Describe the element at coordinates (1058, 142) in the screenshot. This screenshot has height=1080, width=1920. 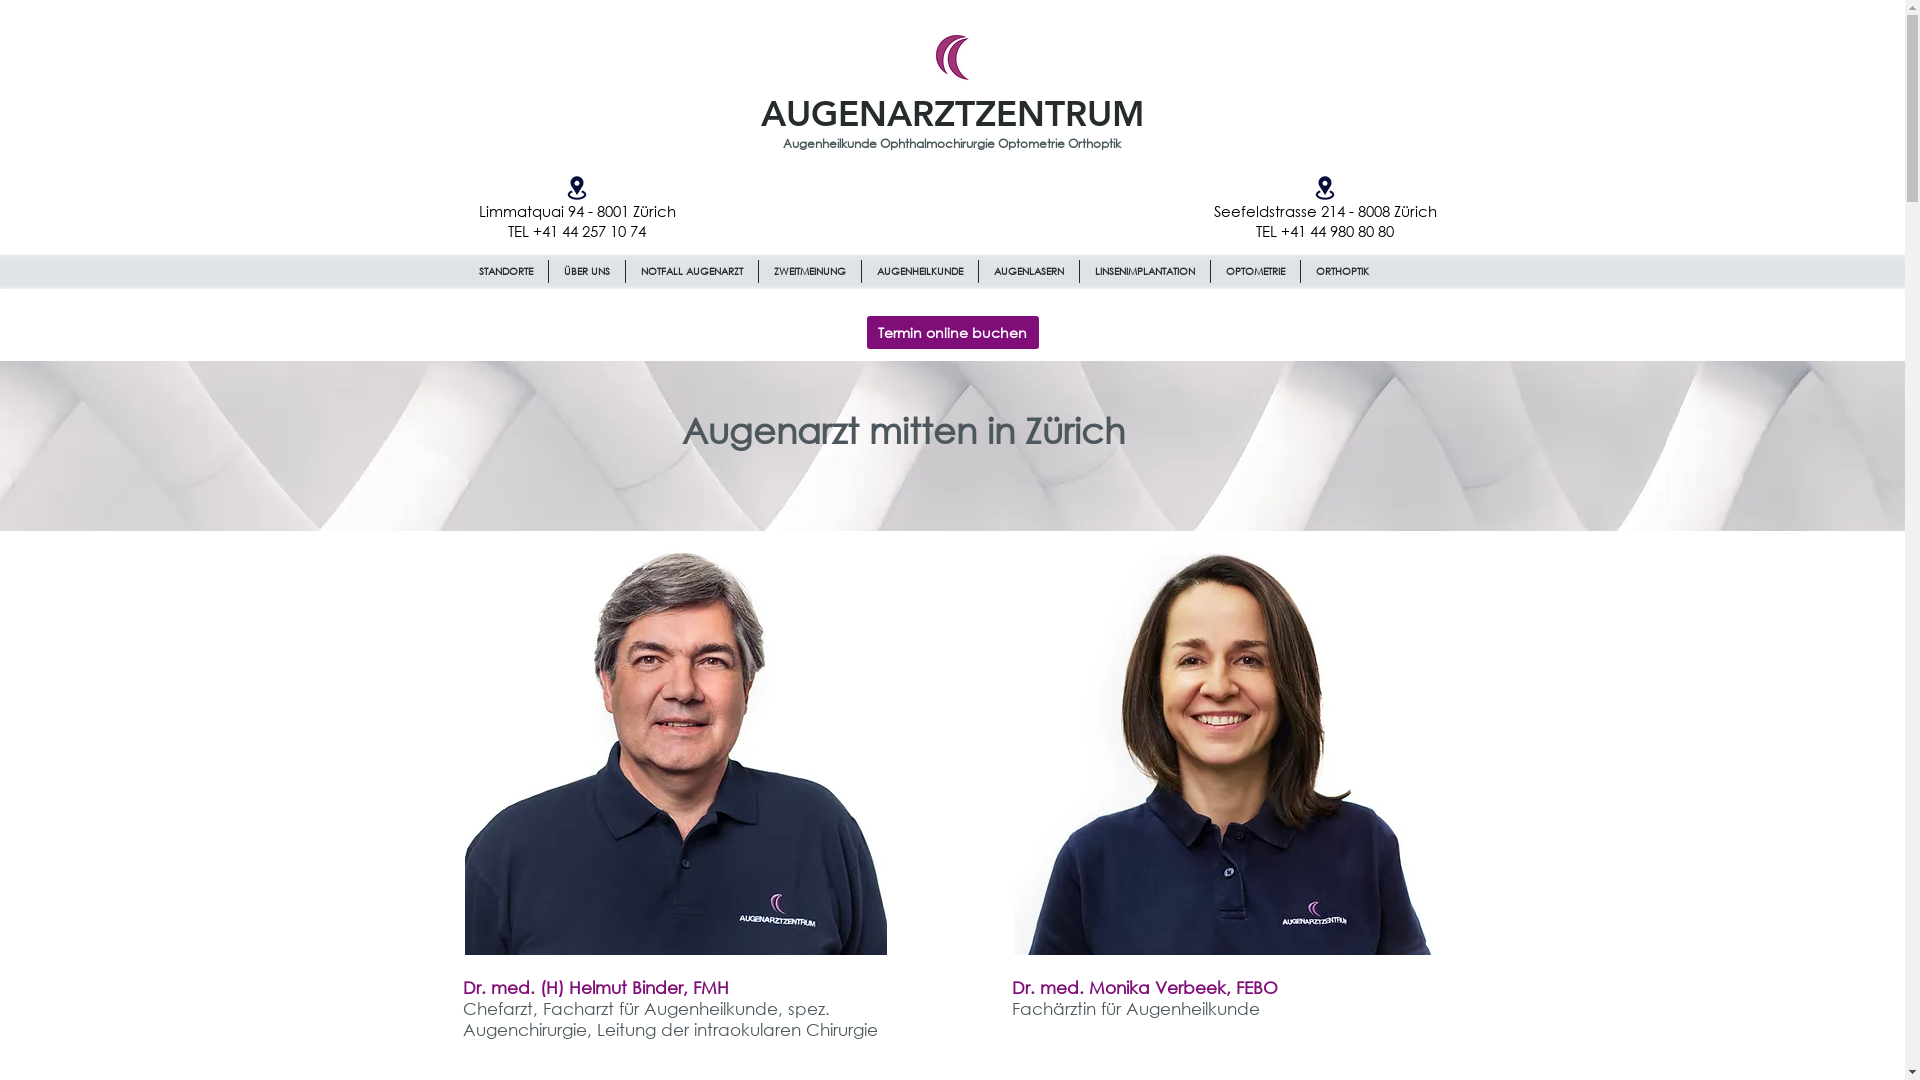
I see `'Optometrie Orthoptik'` at that location.